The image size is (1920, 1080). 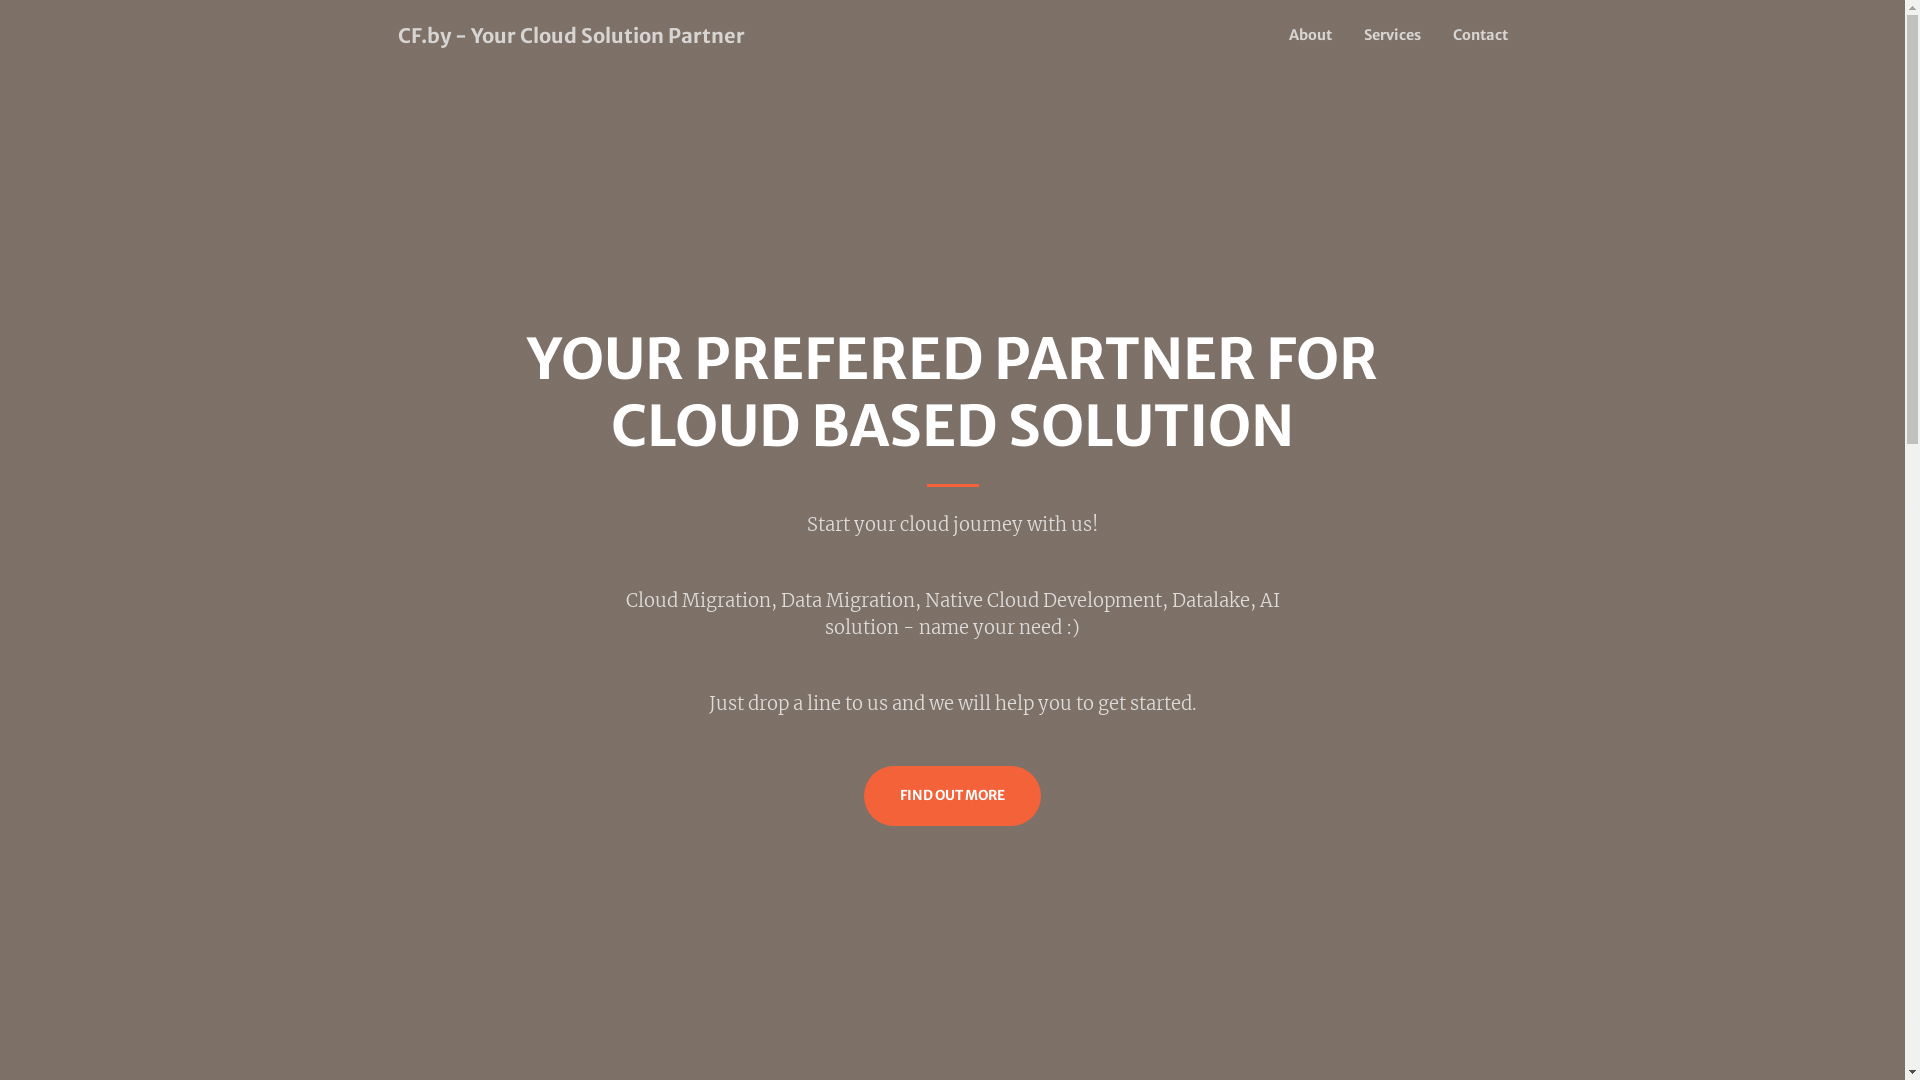 What do you see at coordinates (1471, 35) in the screenshot?
I see `'Contact'` at bounding box center [1471, 35].